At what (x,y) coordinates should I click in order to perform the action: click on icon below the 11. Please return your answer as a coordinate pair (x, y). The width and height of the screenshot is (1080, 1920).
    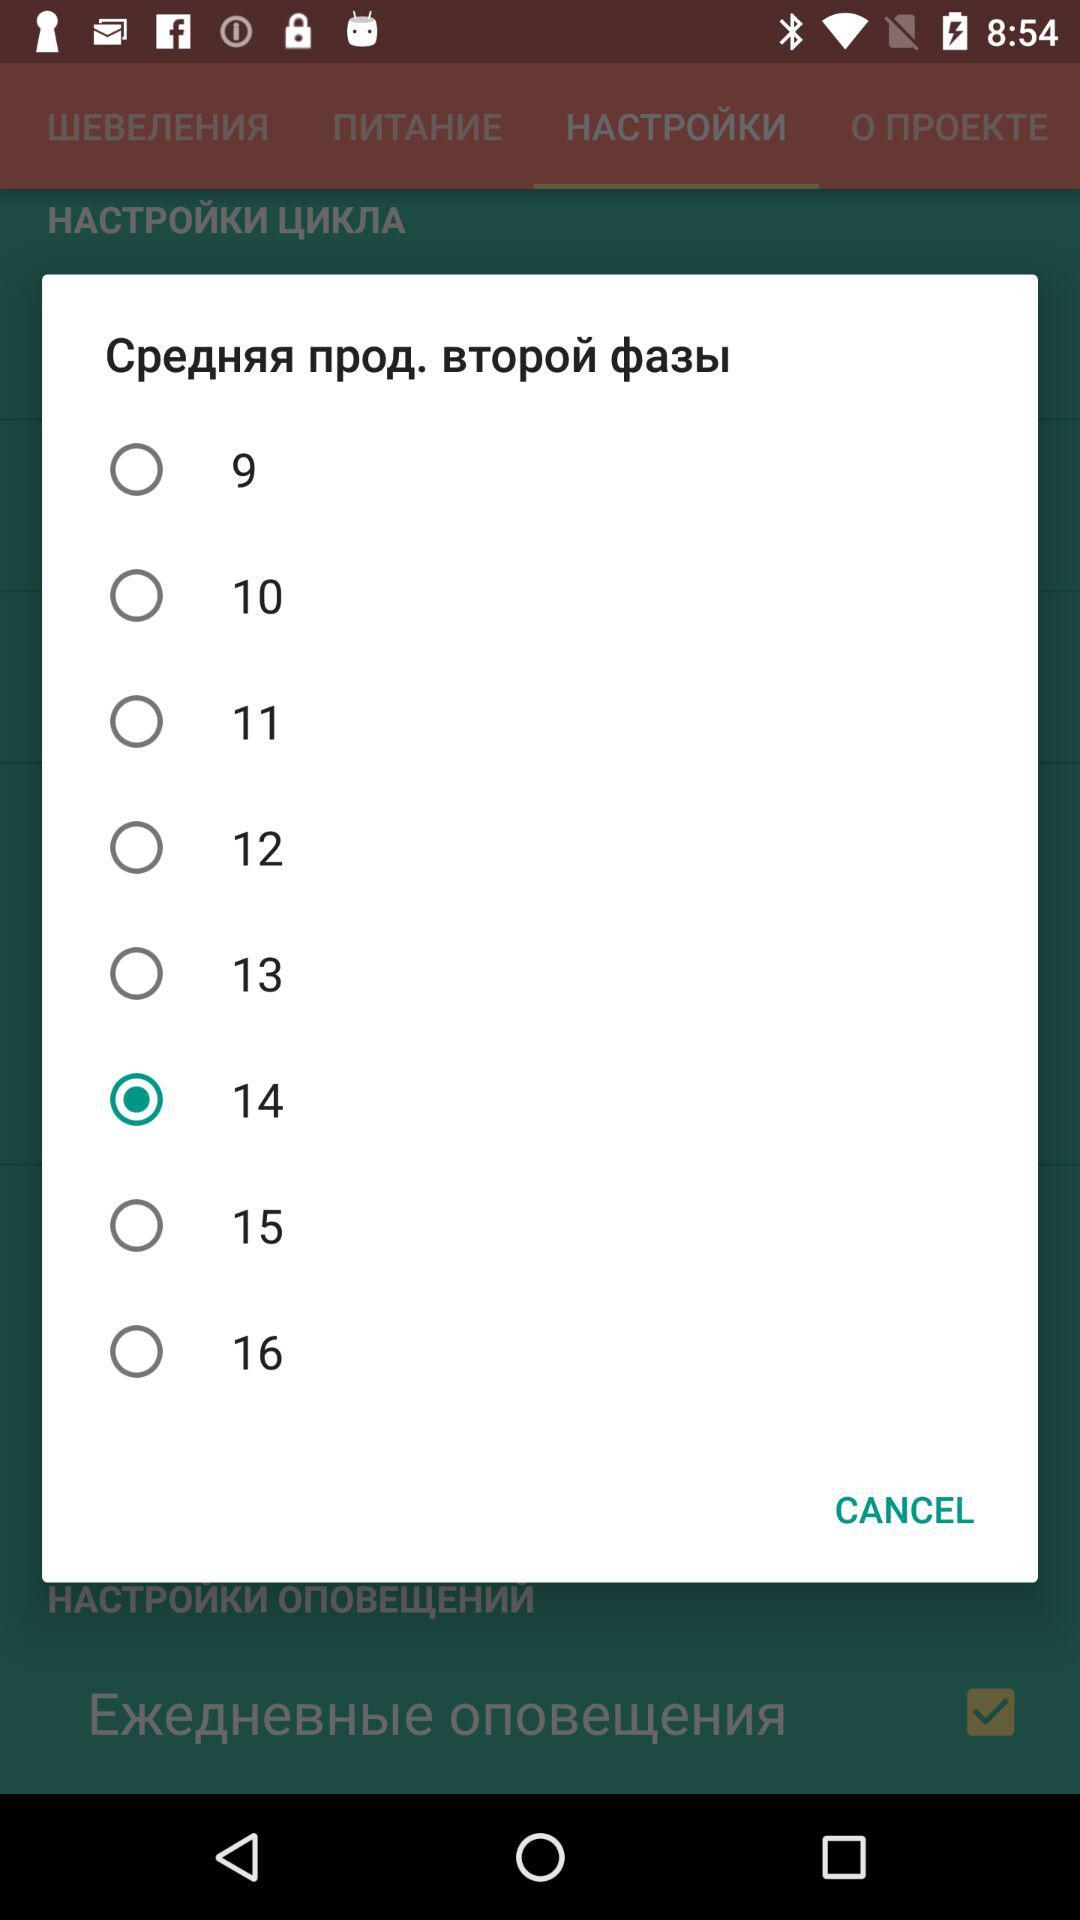
    Looking at the image, I should click on (540, 847).